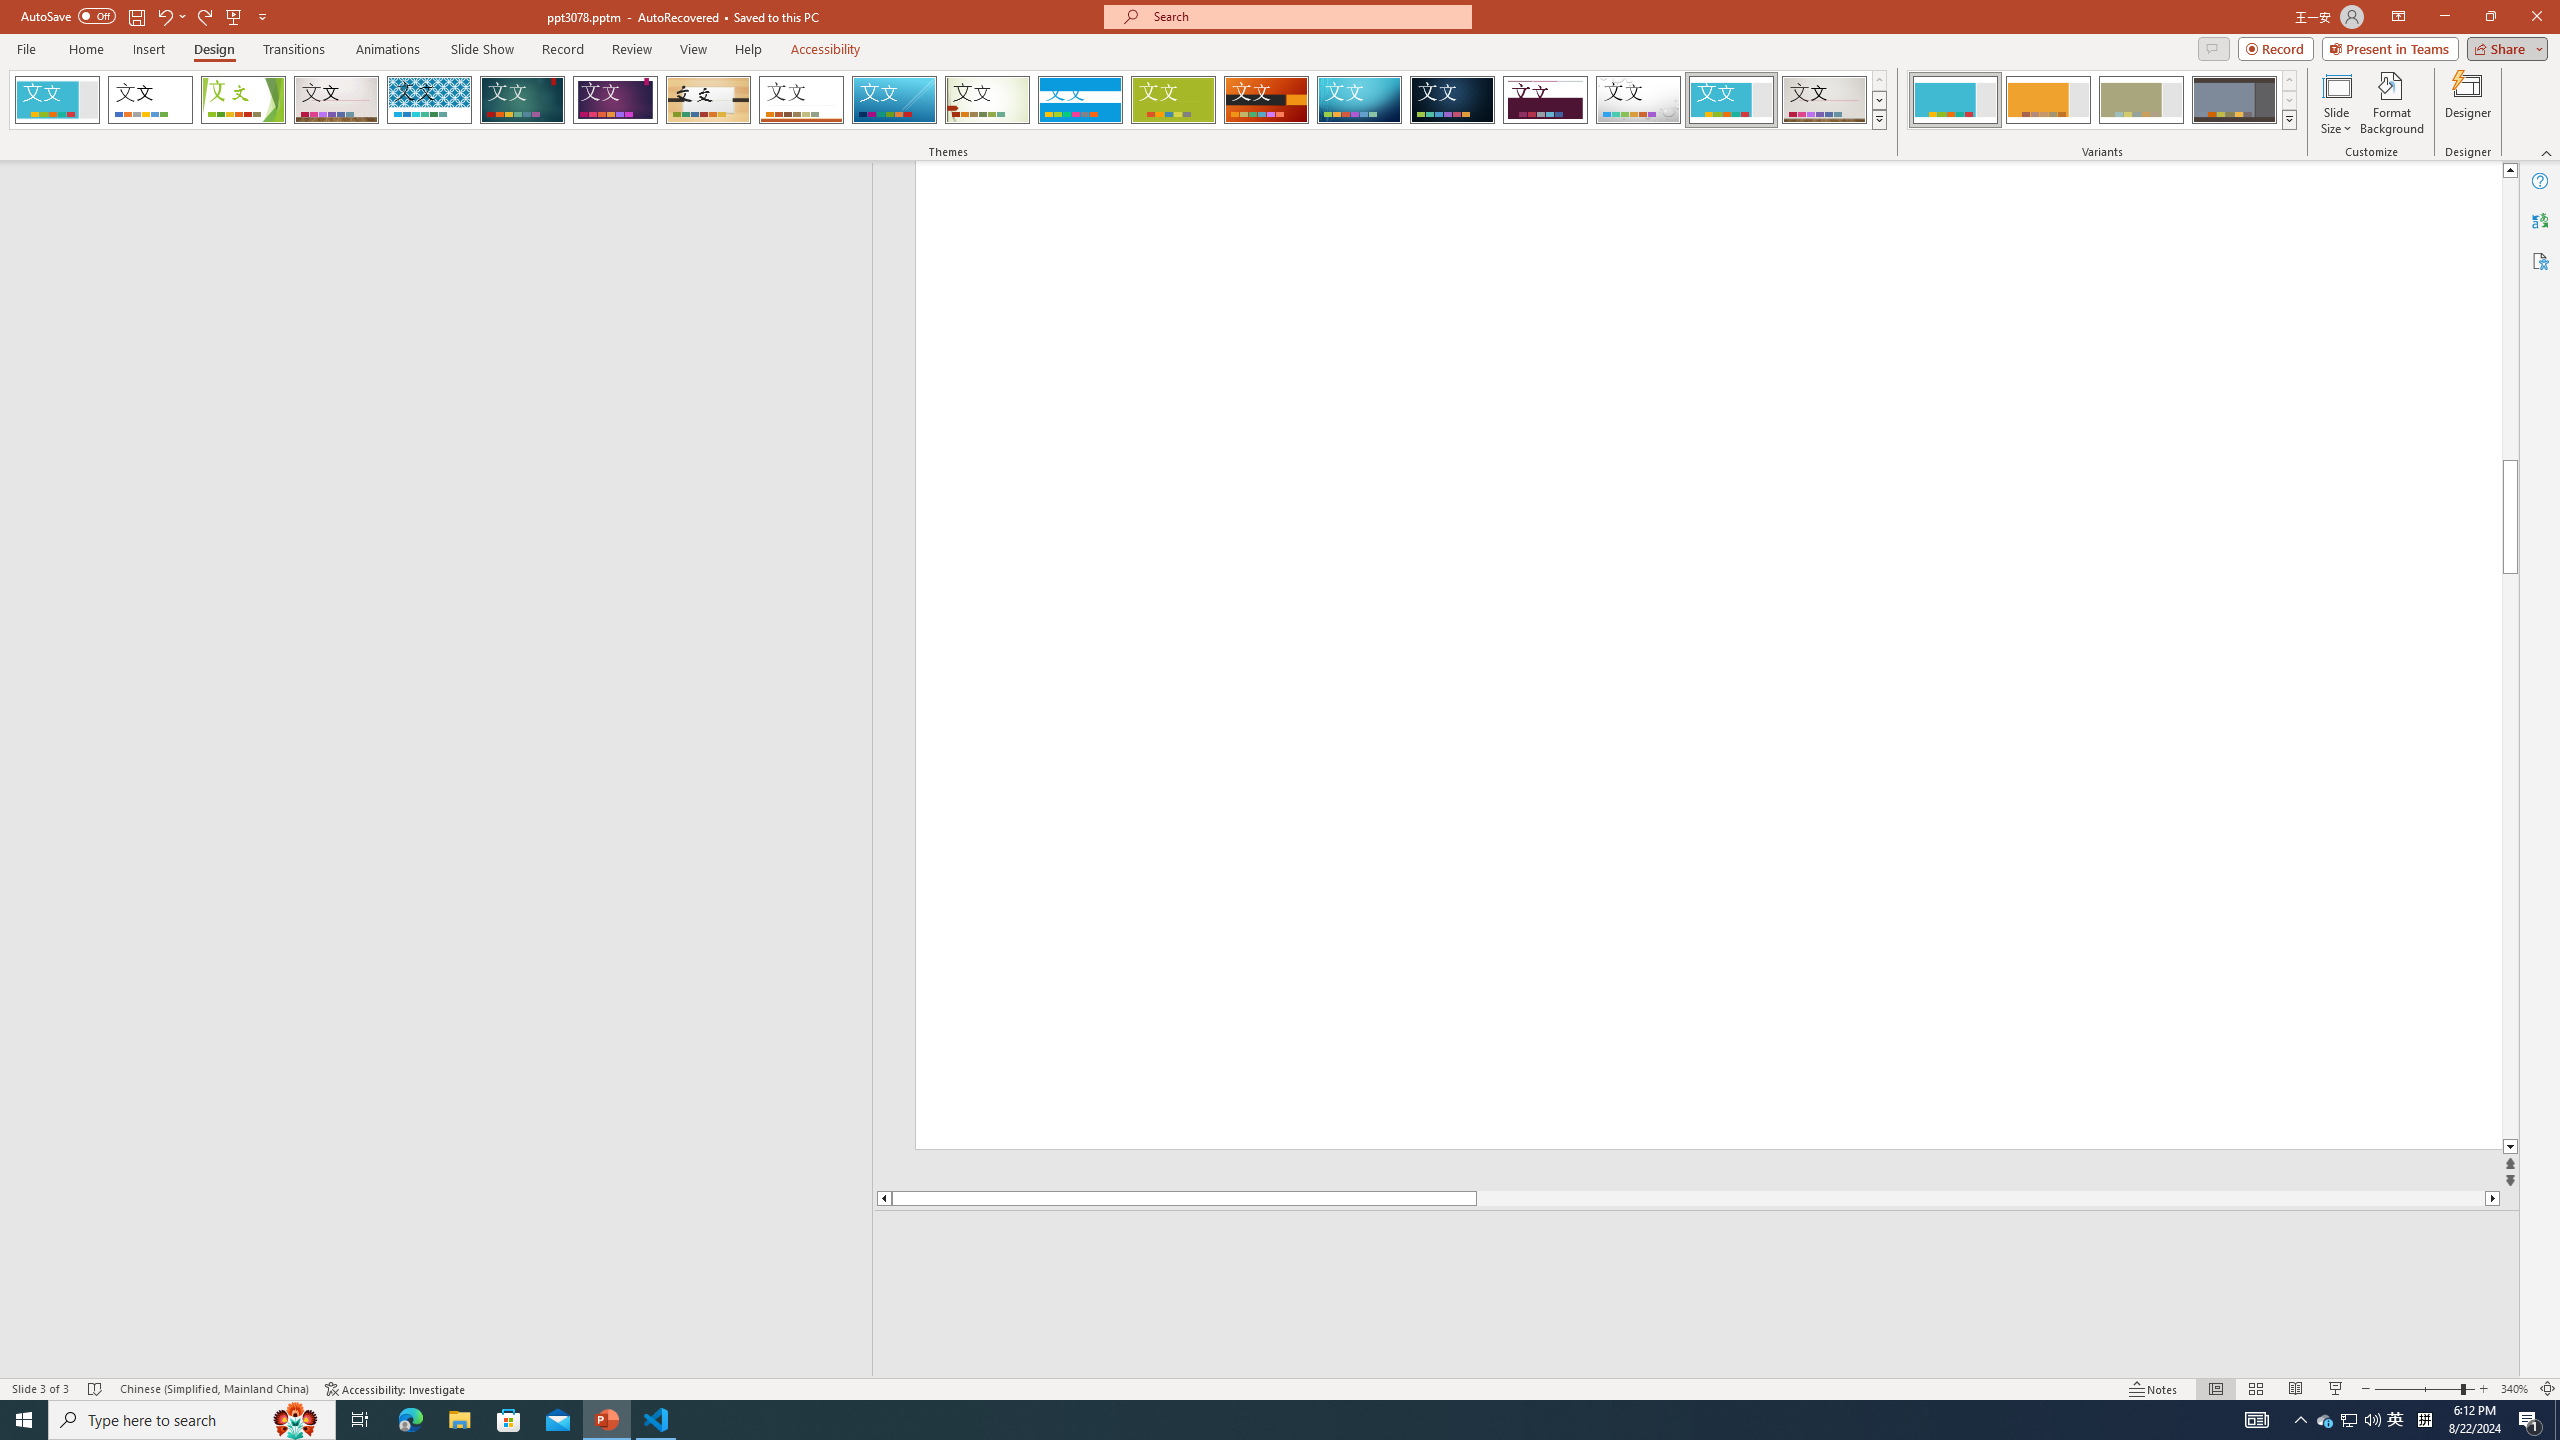 This screenshot has height=1440, width=2560. Describe the element at coordinates (1731, 99) in the screenshot. I see `'Frame'` at that location.